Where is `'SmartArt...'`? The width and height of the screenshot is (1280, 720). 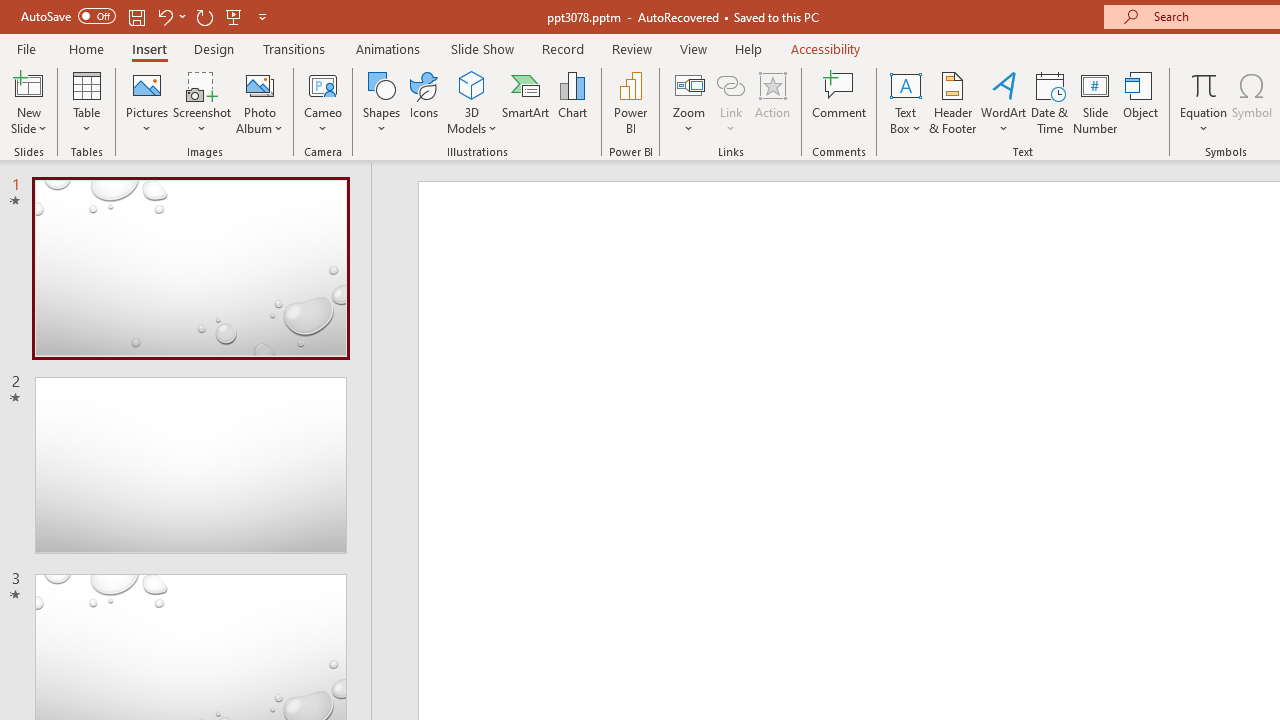 'SmartArt...' is located at coordinates (526, 103).